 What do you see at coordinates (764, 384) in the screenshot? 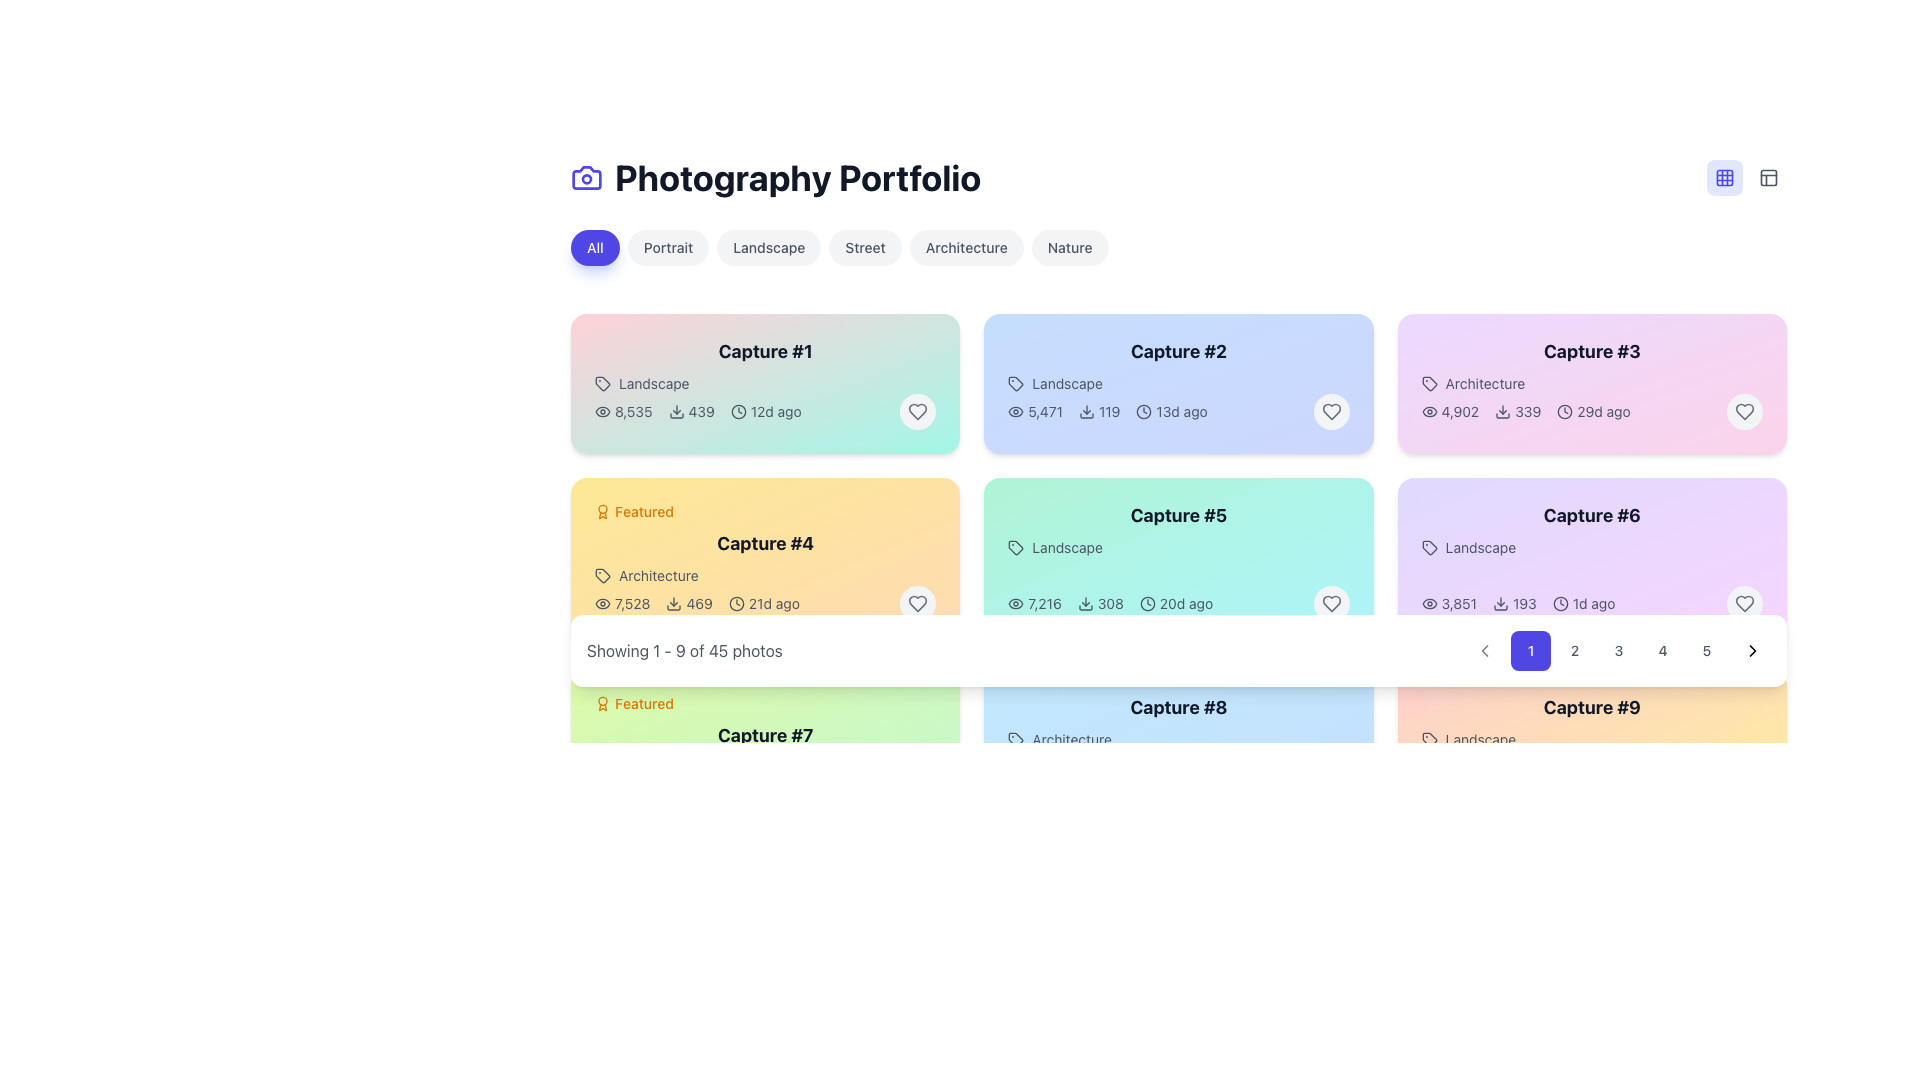
I see `the 'Capture #1' card in the photography portfolio section to observe the shadow transition effect` at bounding box center [764, 384].